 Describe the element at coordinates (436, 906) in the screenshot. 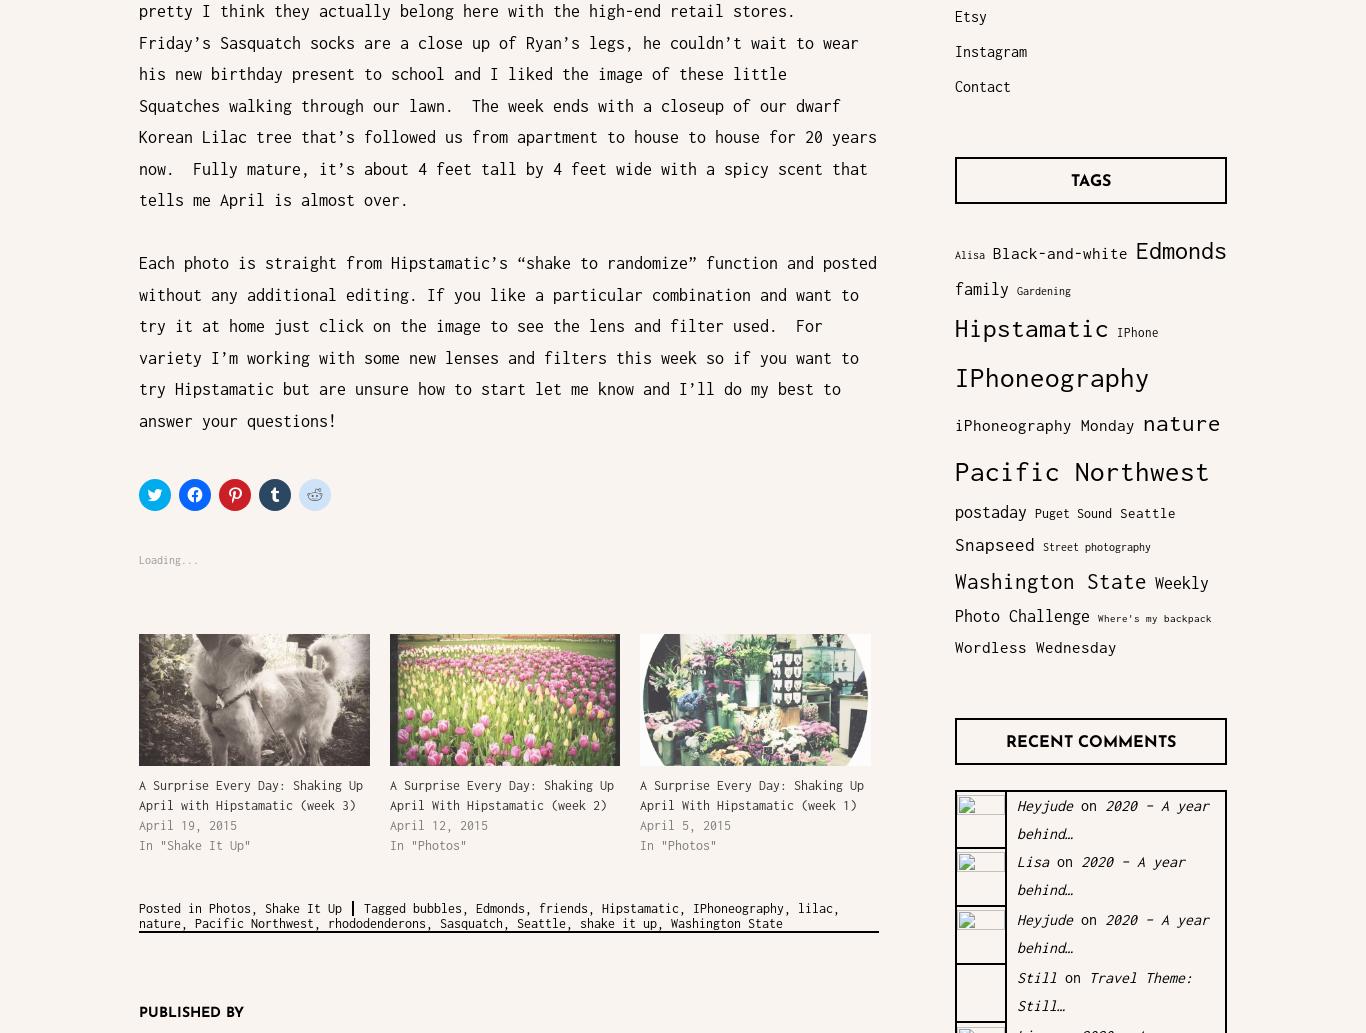

I see `'bubbles'` at that location.